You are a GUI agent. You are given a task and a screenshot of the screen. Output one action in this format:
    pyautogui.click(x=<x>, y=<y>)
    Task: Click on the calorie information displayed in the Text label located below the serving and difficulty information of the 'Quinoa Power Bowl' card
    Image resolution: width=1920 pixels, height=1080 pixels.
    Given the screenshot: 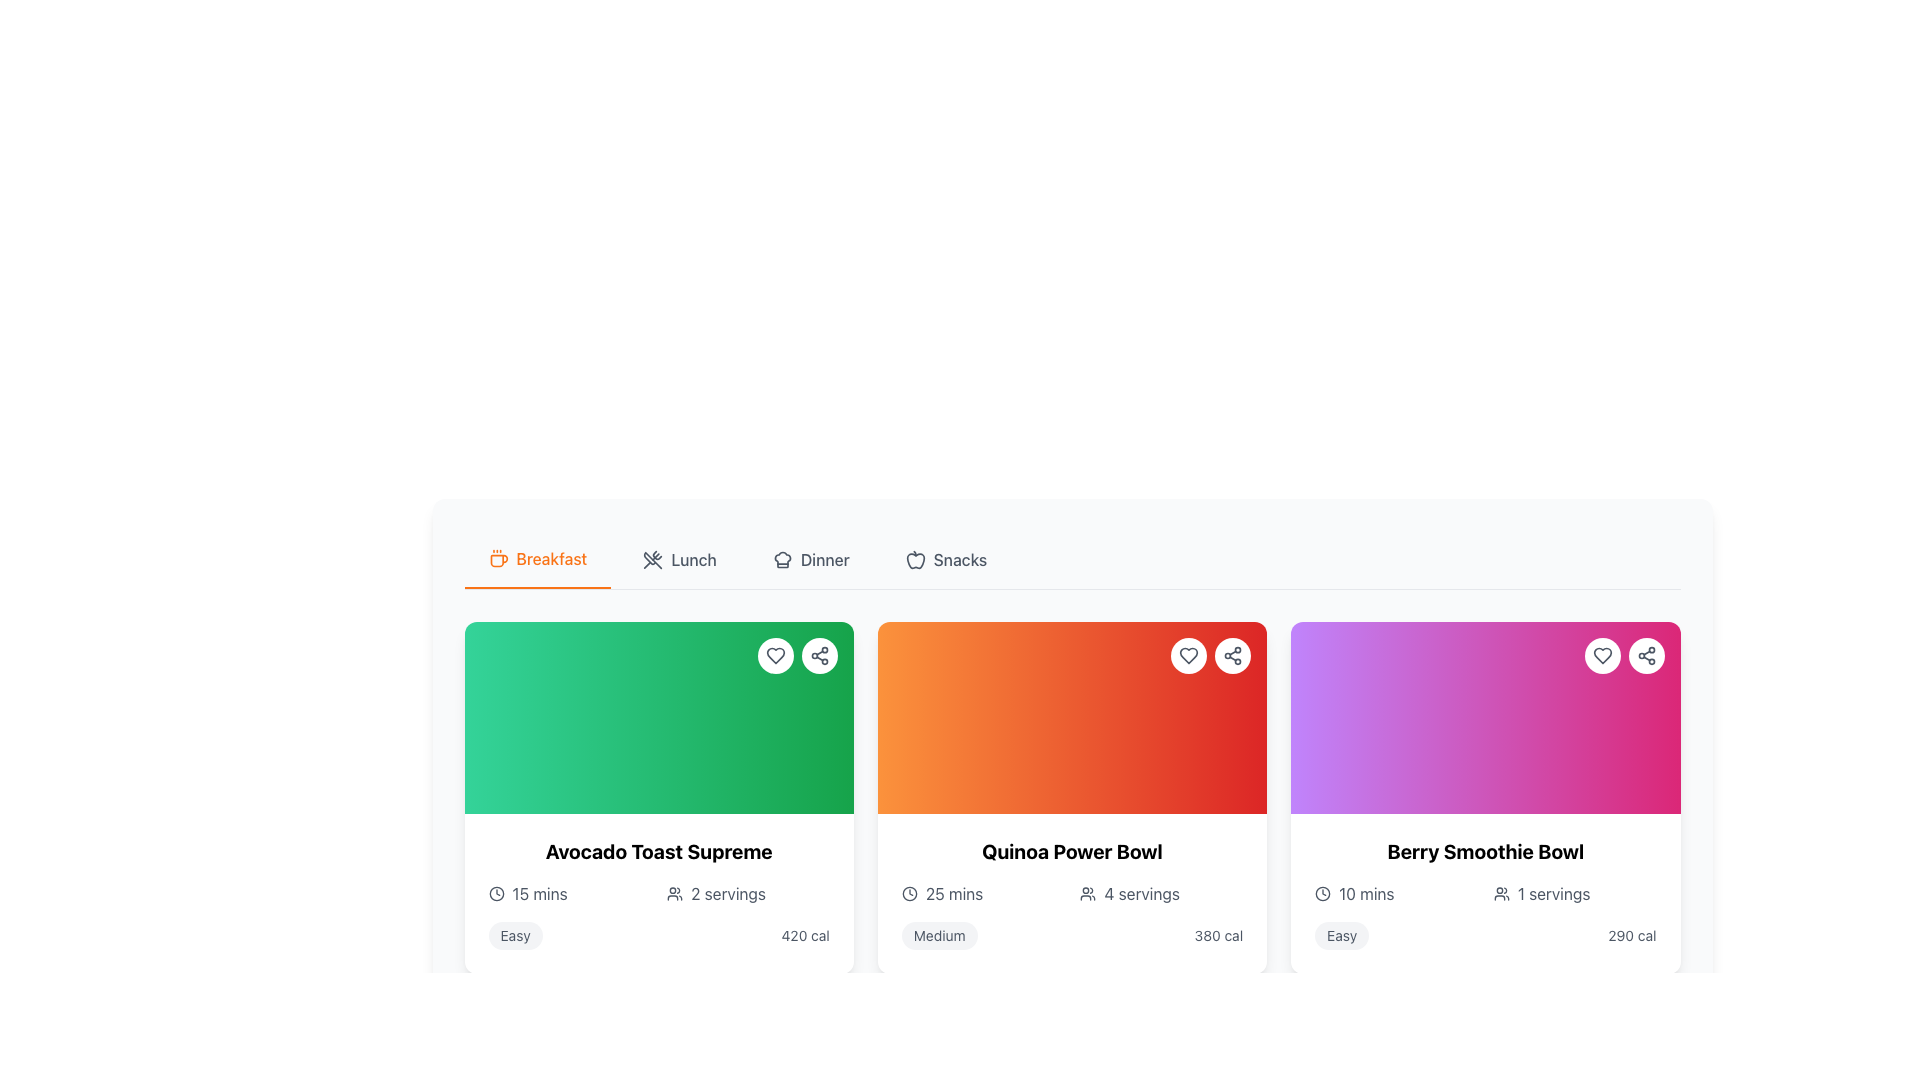 What is the action you would take?
    pyautogui.click(x=1217, y=936)
    